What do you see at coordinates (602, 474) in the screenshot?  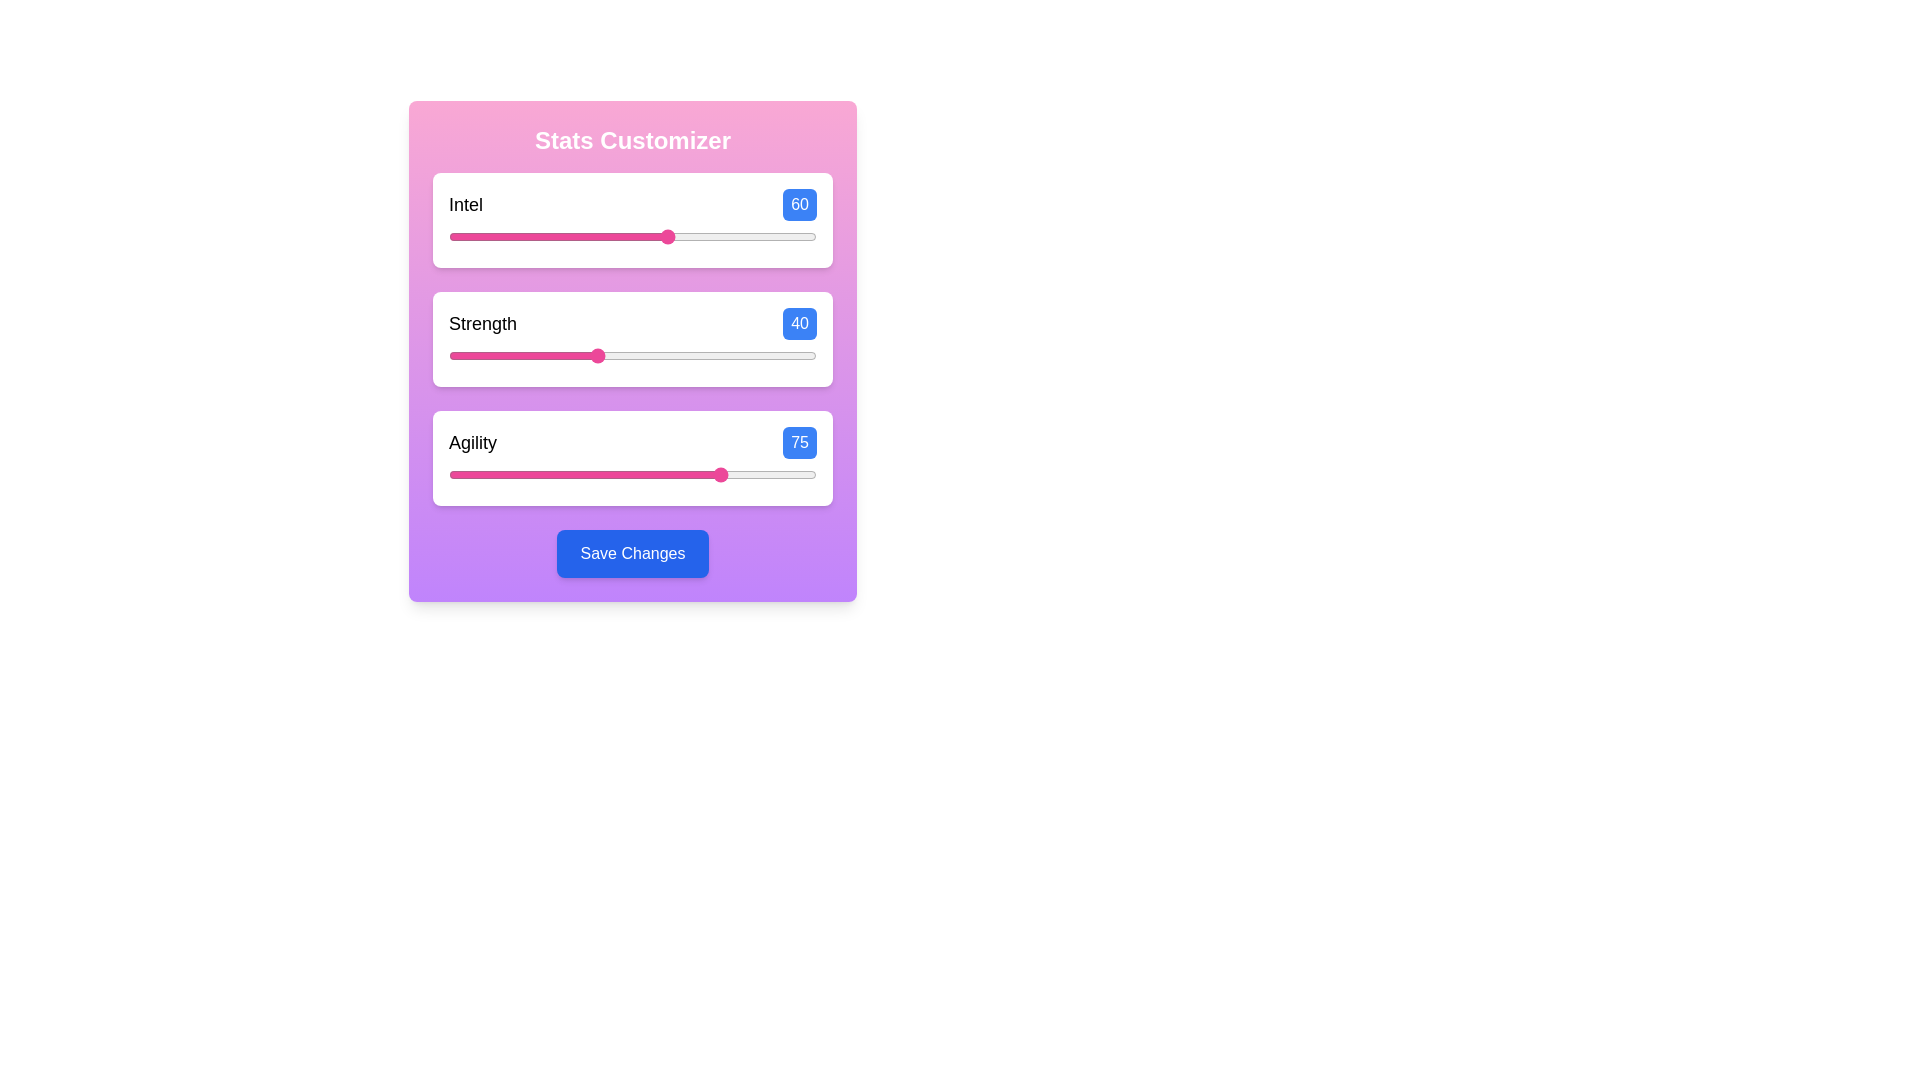 I see `the agility value` at bounding box center [602, 474].